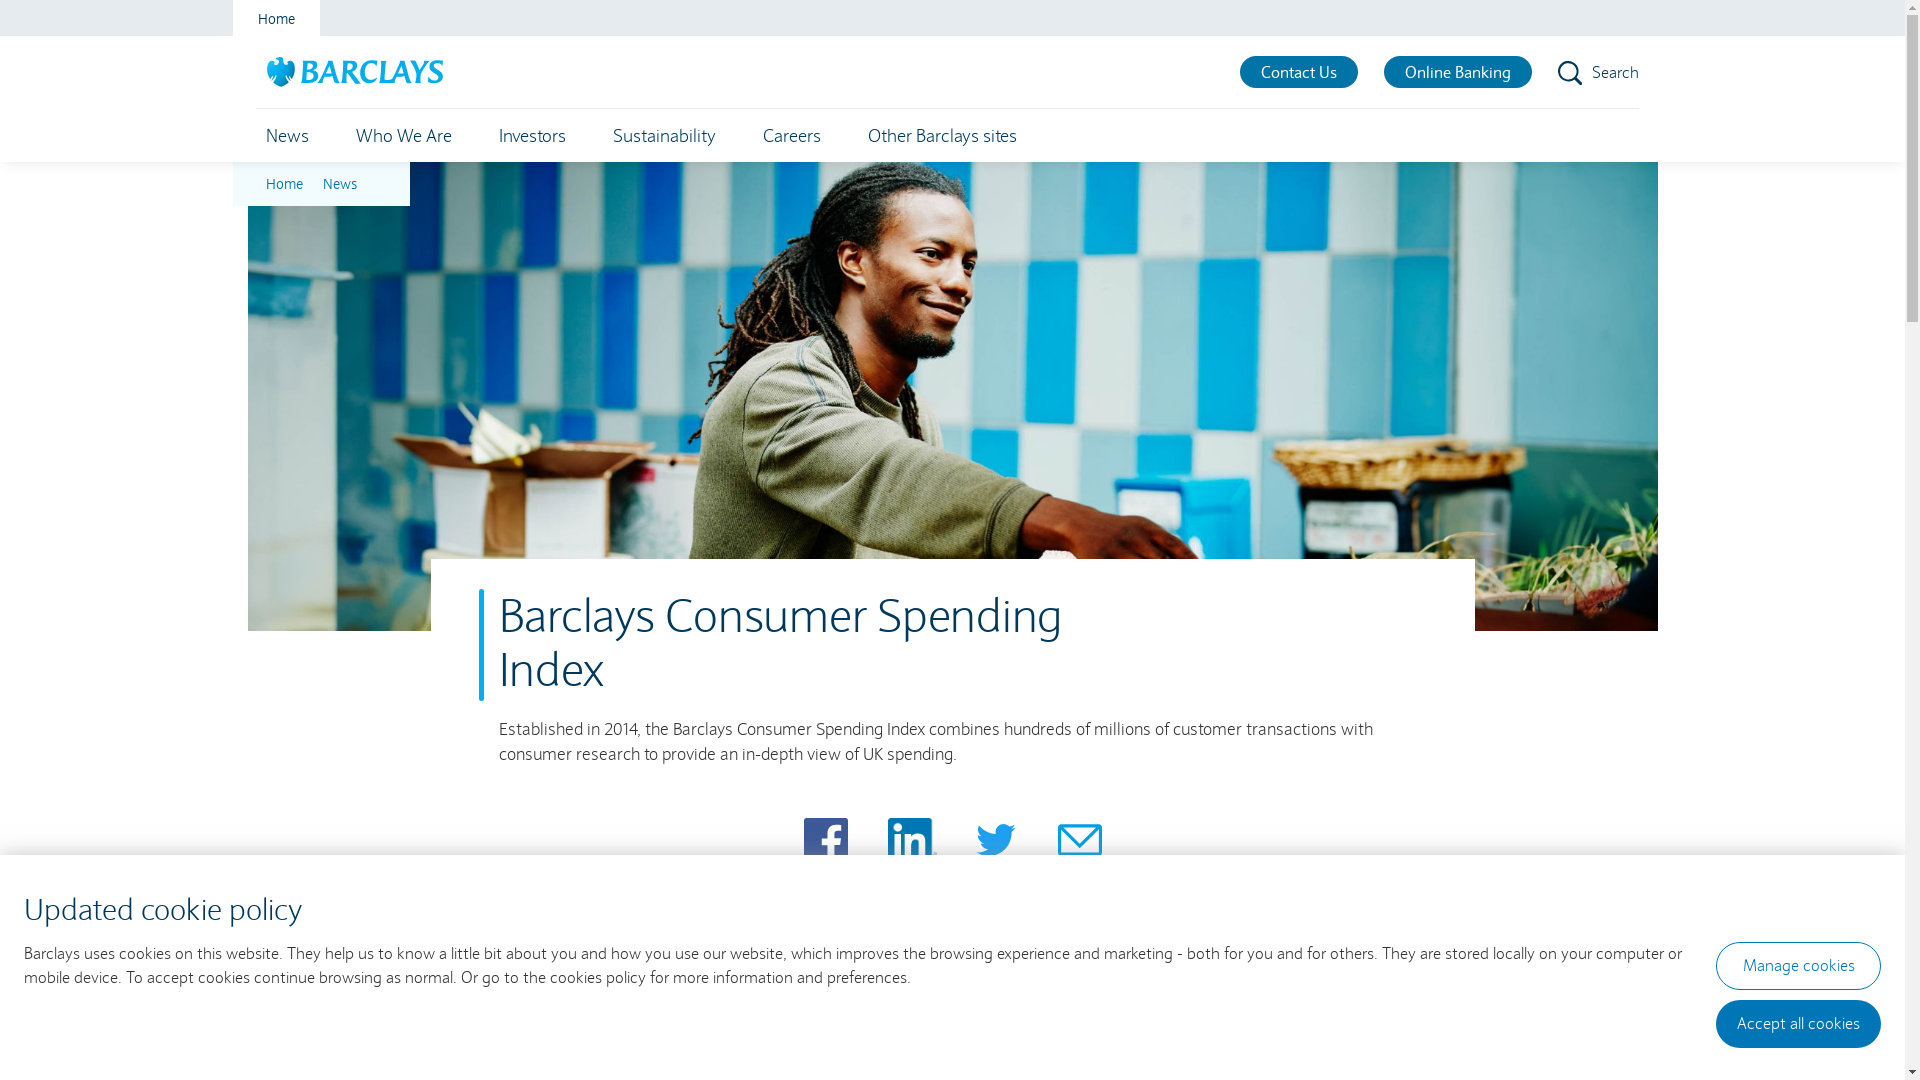  Describe the element at coordinates (941, 135) in the screenshot. I see `'Other Barclays sites'` at that location.